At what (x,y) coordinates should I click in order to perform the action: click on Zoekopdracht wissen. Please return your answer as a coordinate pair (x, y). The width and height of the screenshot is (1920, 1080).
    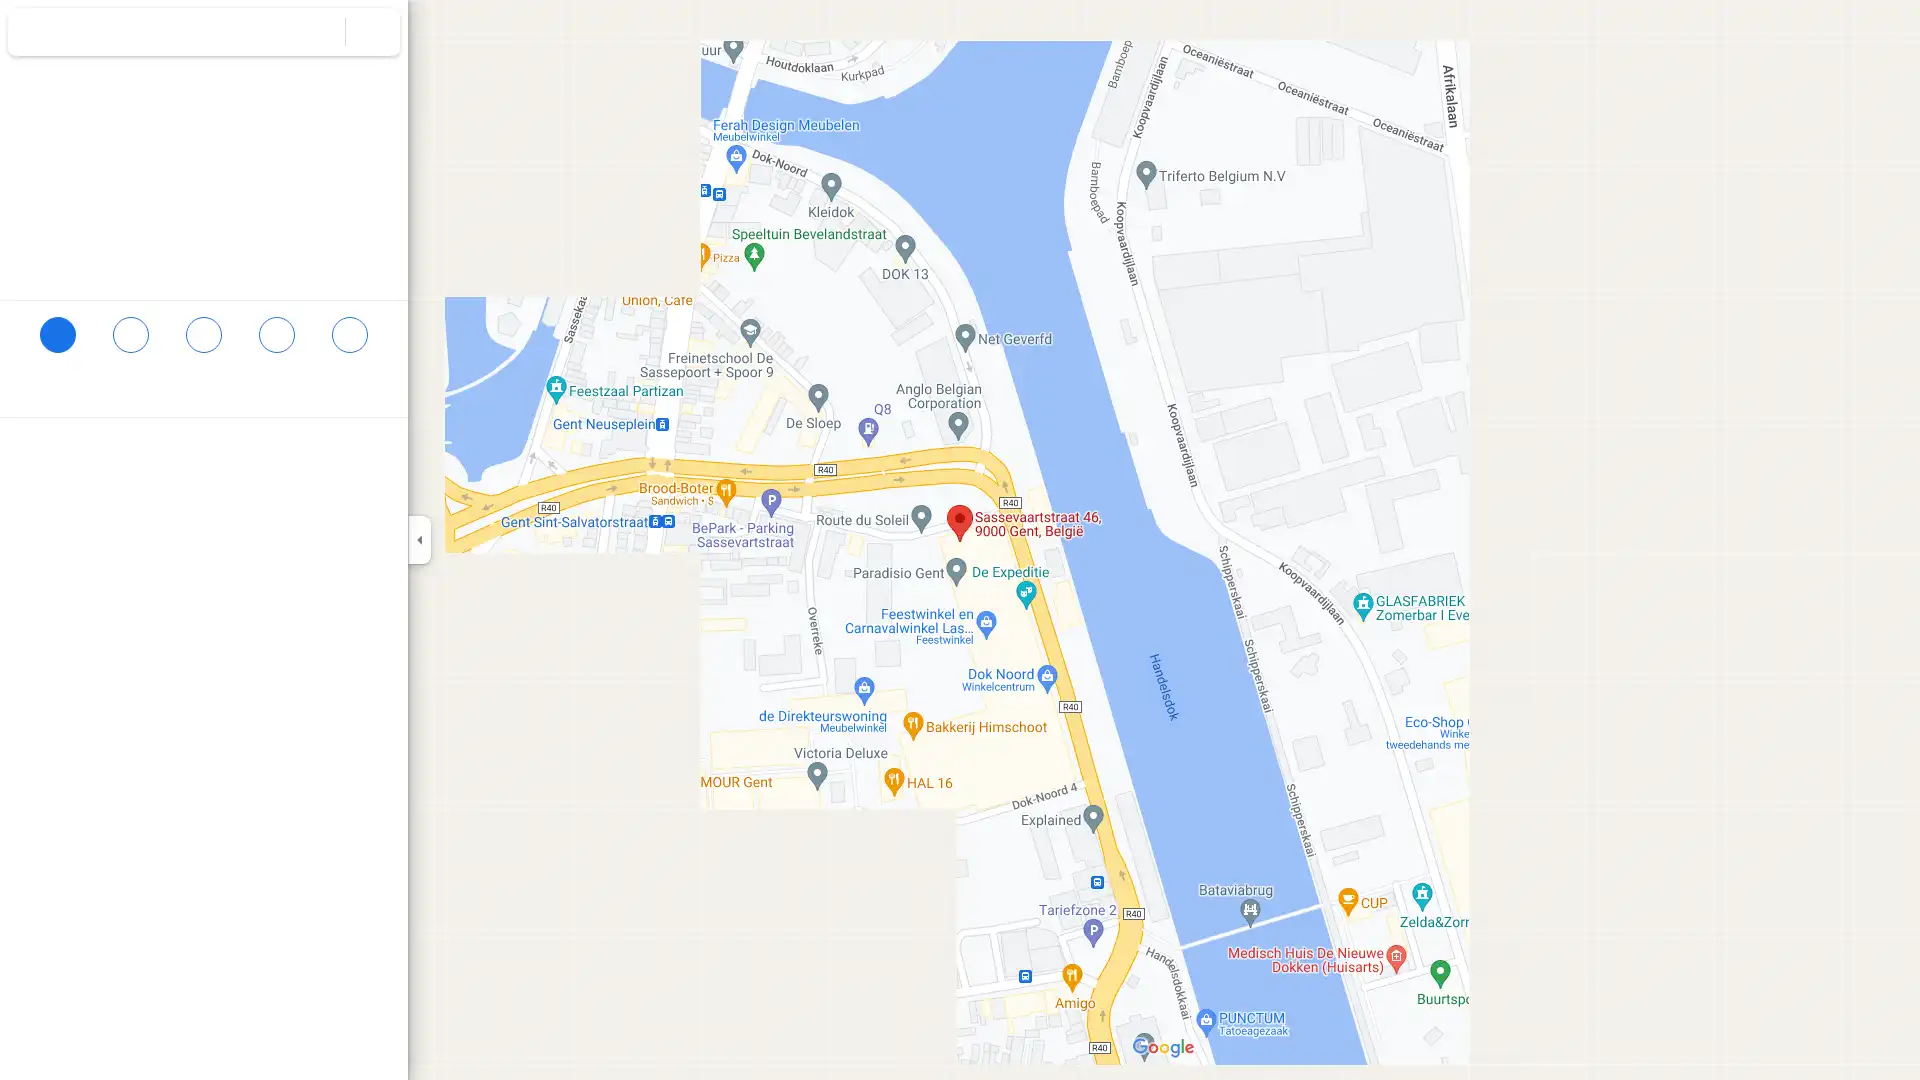
    Looking at the image, I should click on (373, 31).